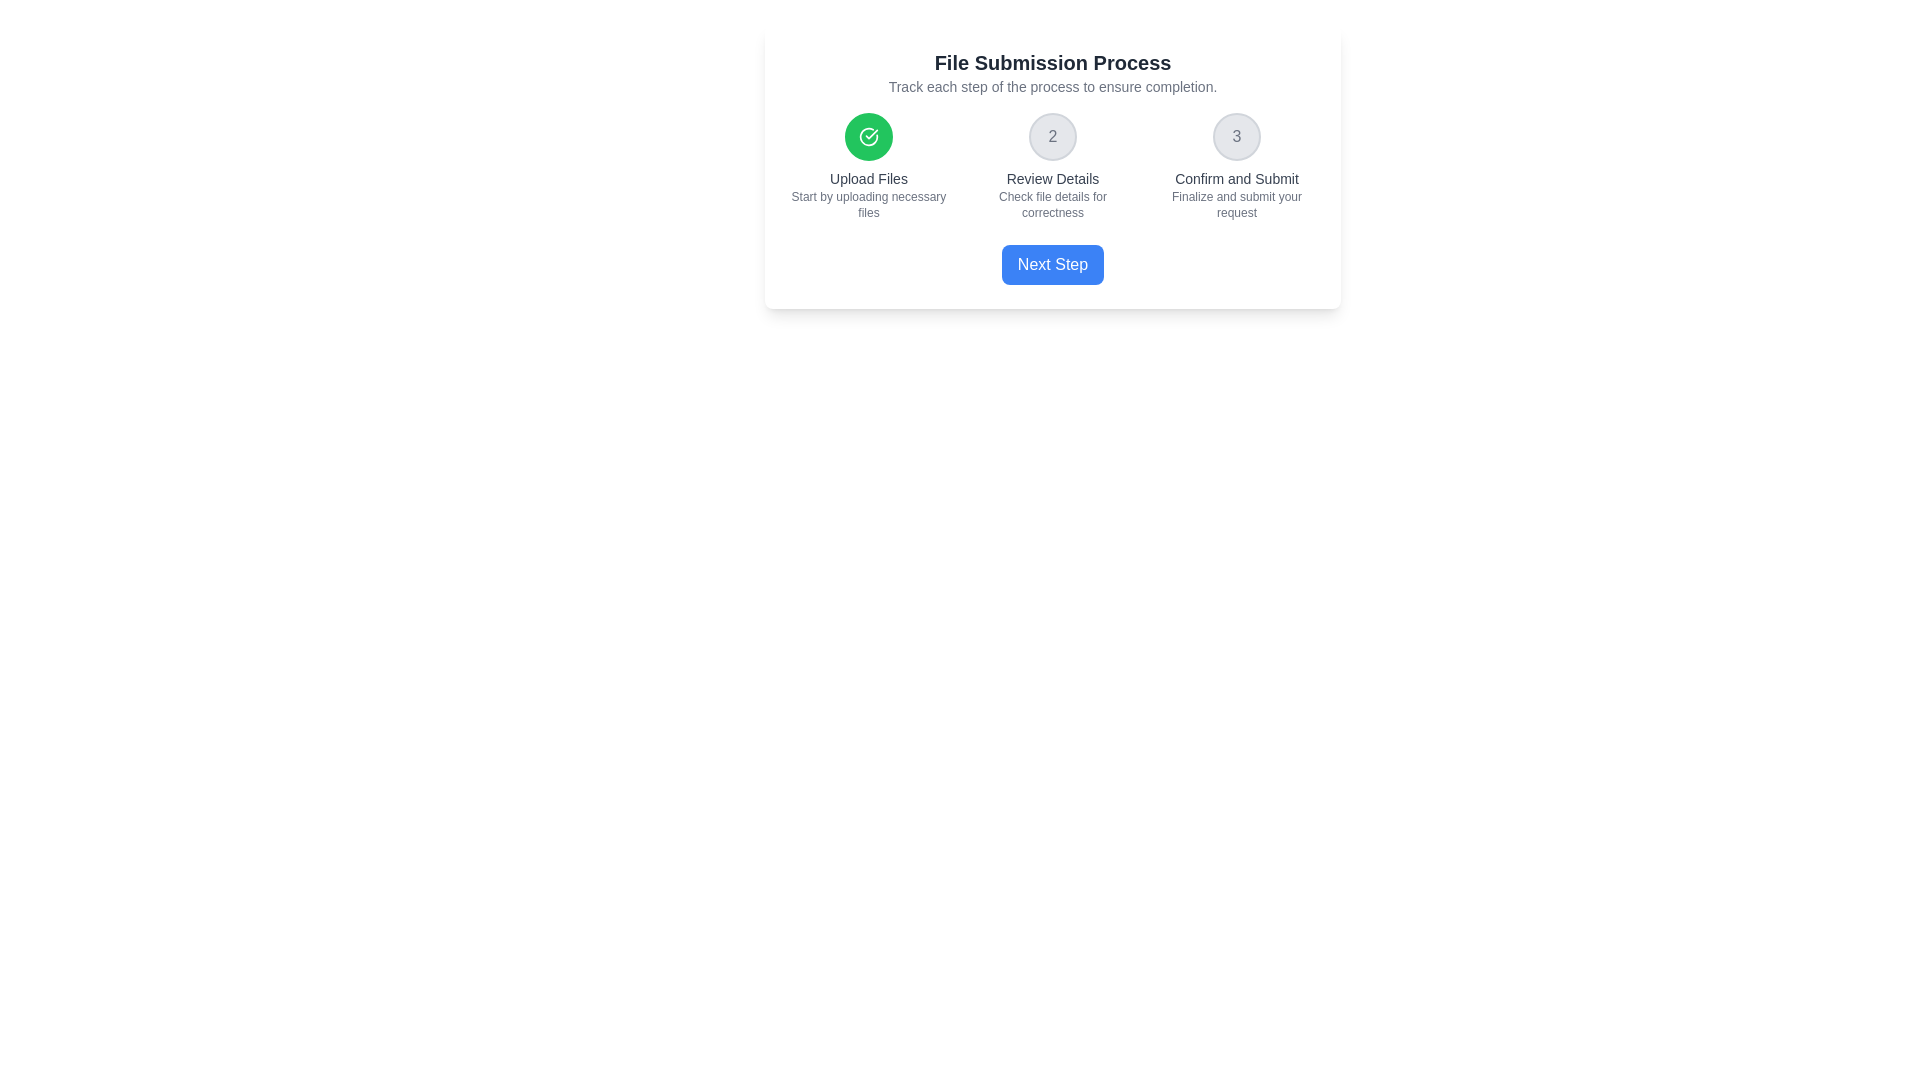 The width and height of the screenshot is (1920, 1080). Describe the element at coordinates (1236, 204) in the screenshot. I see `the Label/Text Description that provides clarifying information about finalizing and submitting the request, located under the title 'Confirm and Submit' and directly below the numeric step indicator '3'` at that location.